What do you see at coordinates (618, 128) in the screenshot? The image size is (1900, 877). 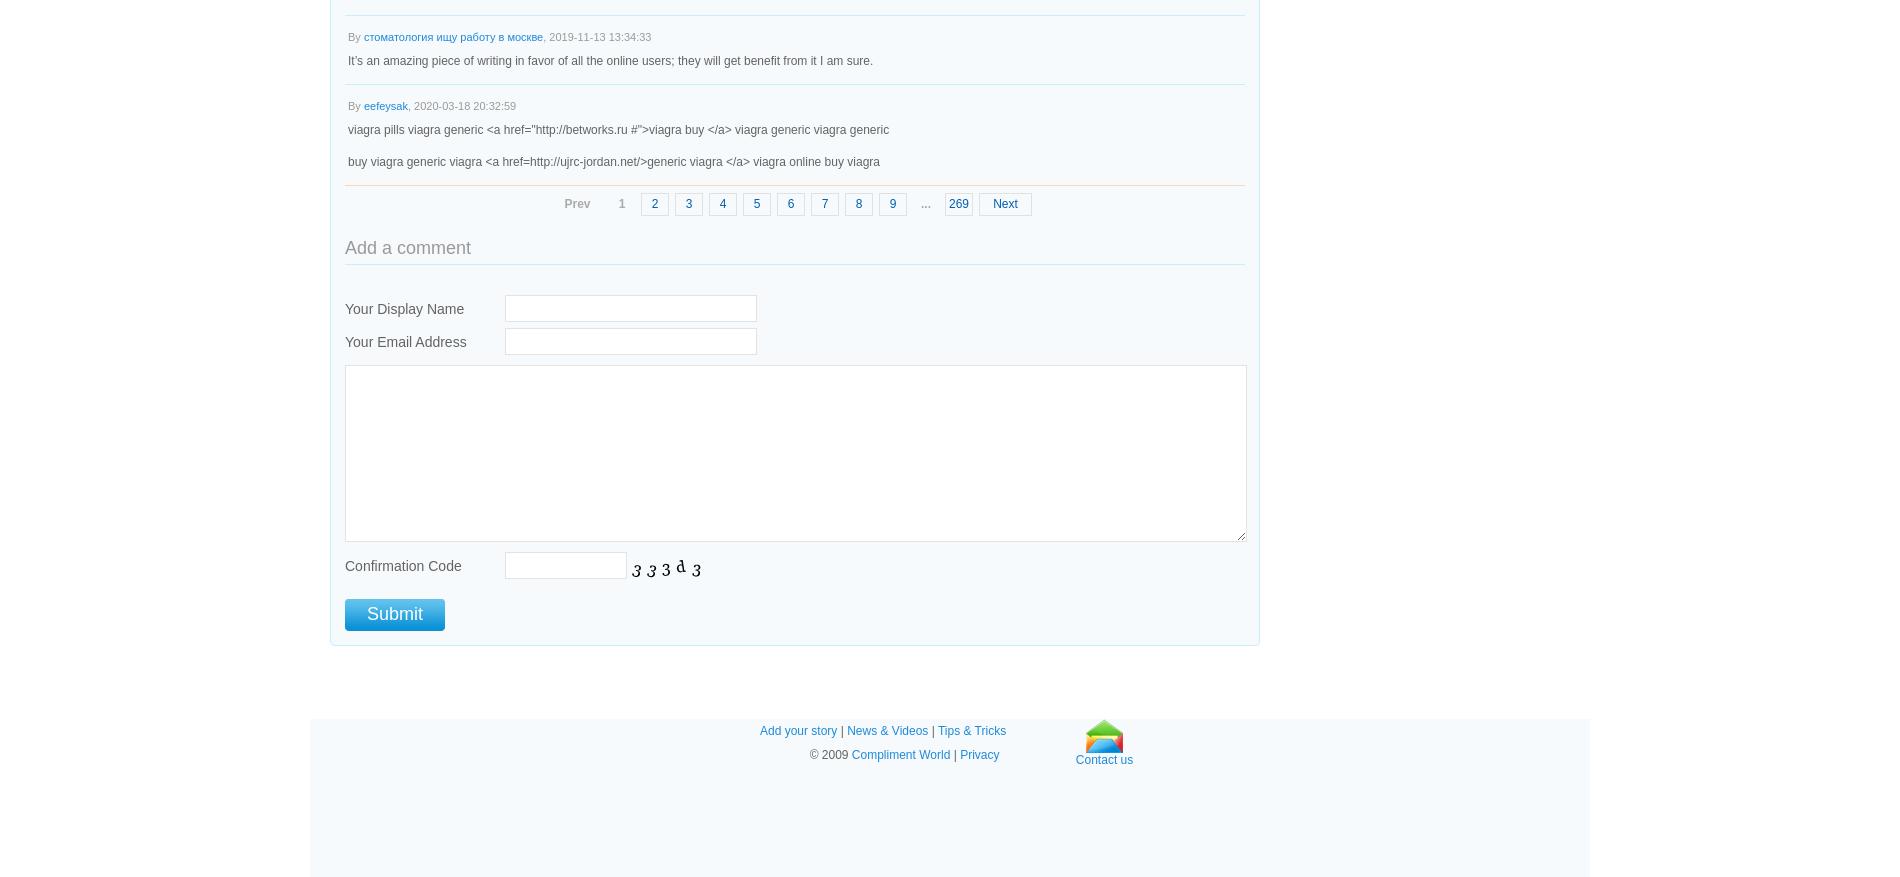 I see `'viagra pills  viagra generic  <a href="http://betworks.ru #">viagra buy  </a>  viagra generic  viagra generic'` at bounding box center [618, 128].